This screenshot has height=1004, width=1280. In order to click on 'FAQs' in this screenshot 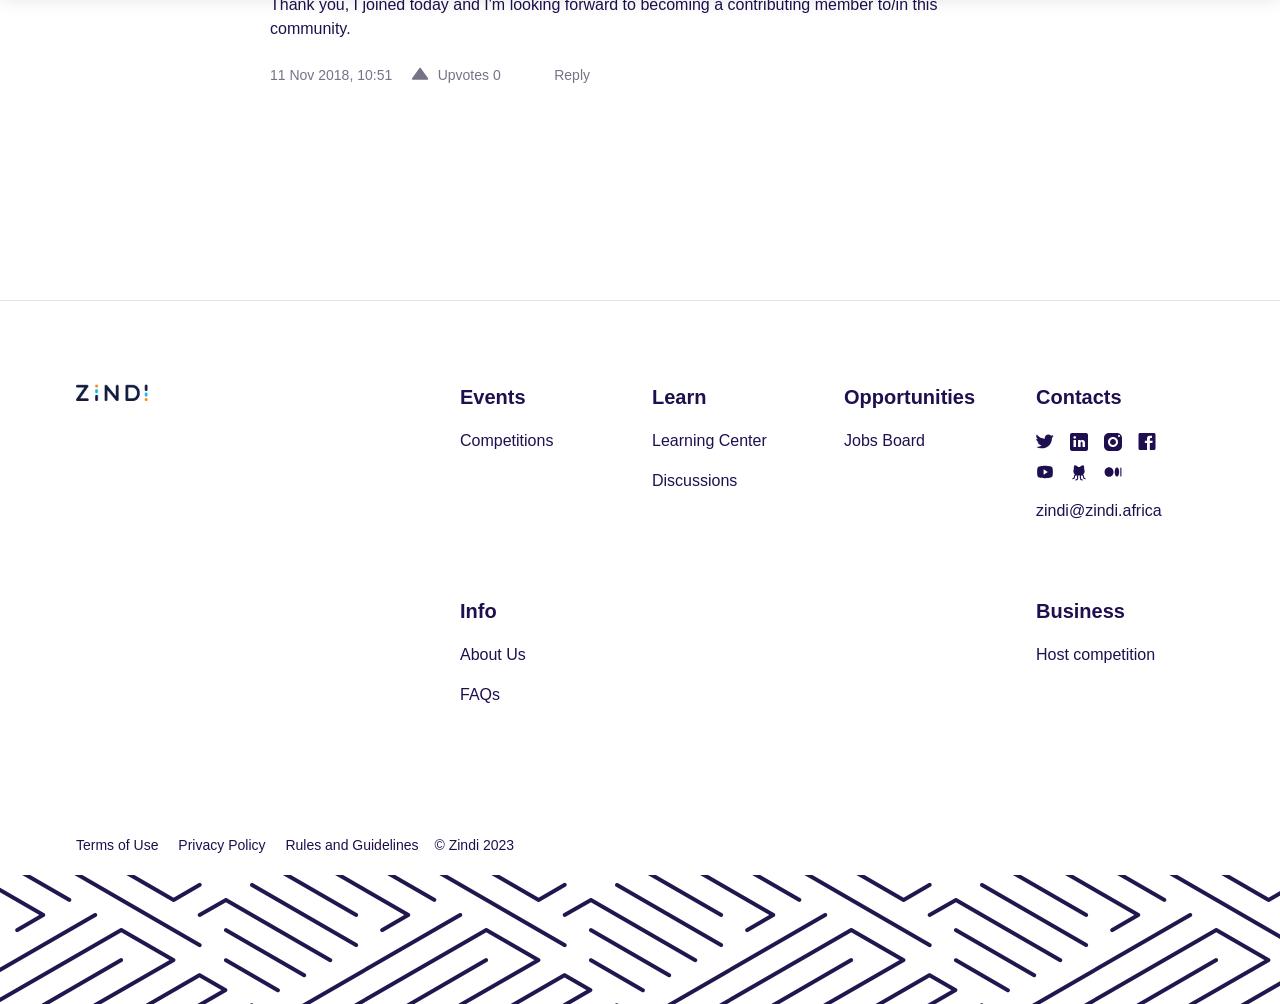, I will do `click(459, 693)`.